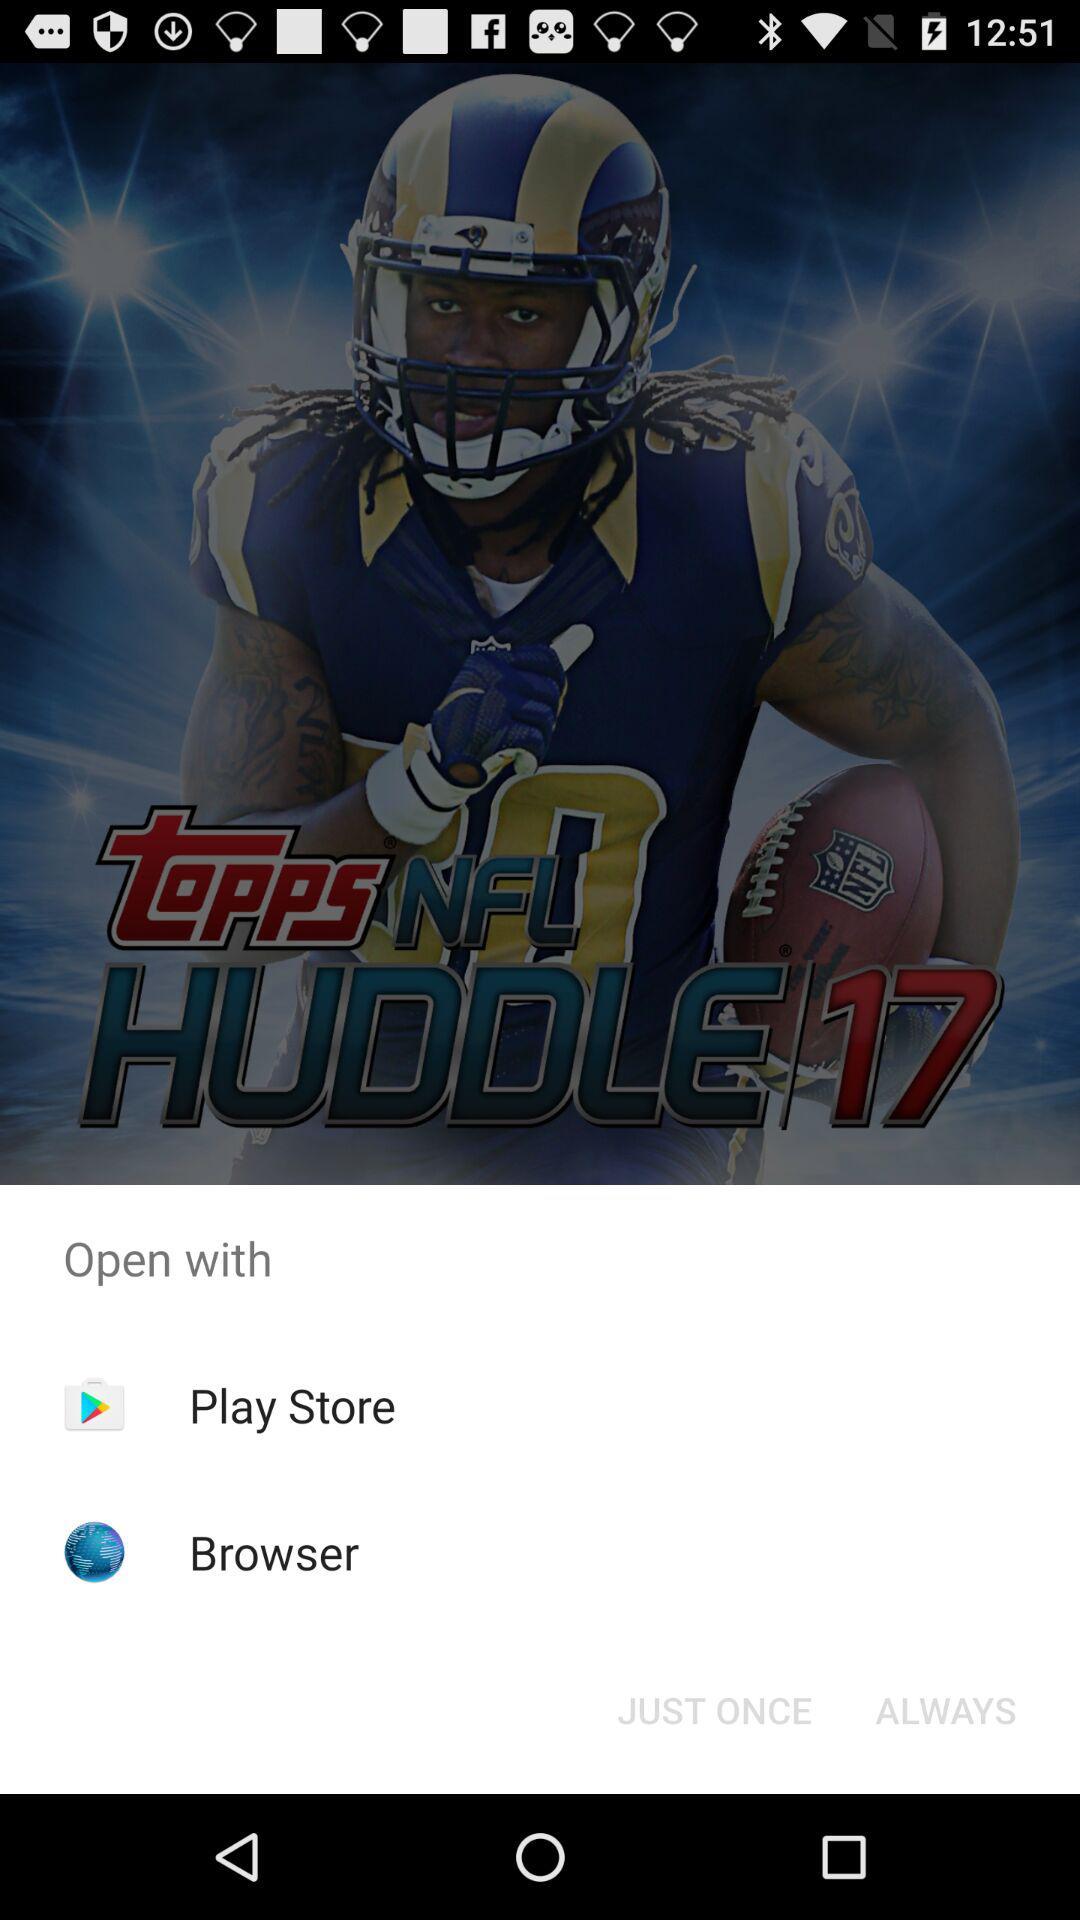  I want to click on just once at the bottom, so click(713, 1708).